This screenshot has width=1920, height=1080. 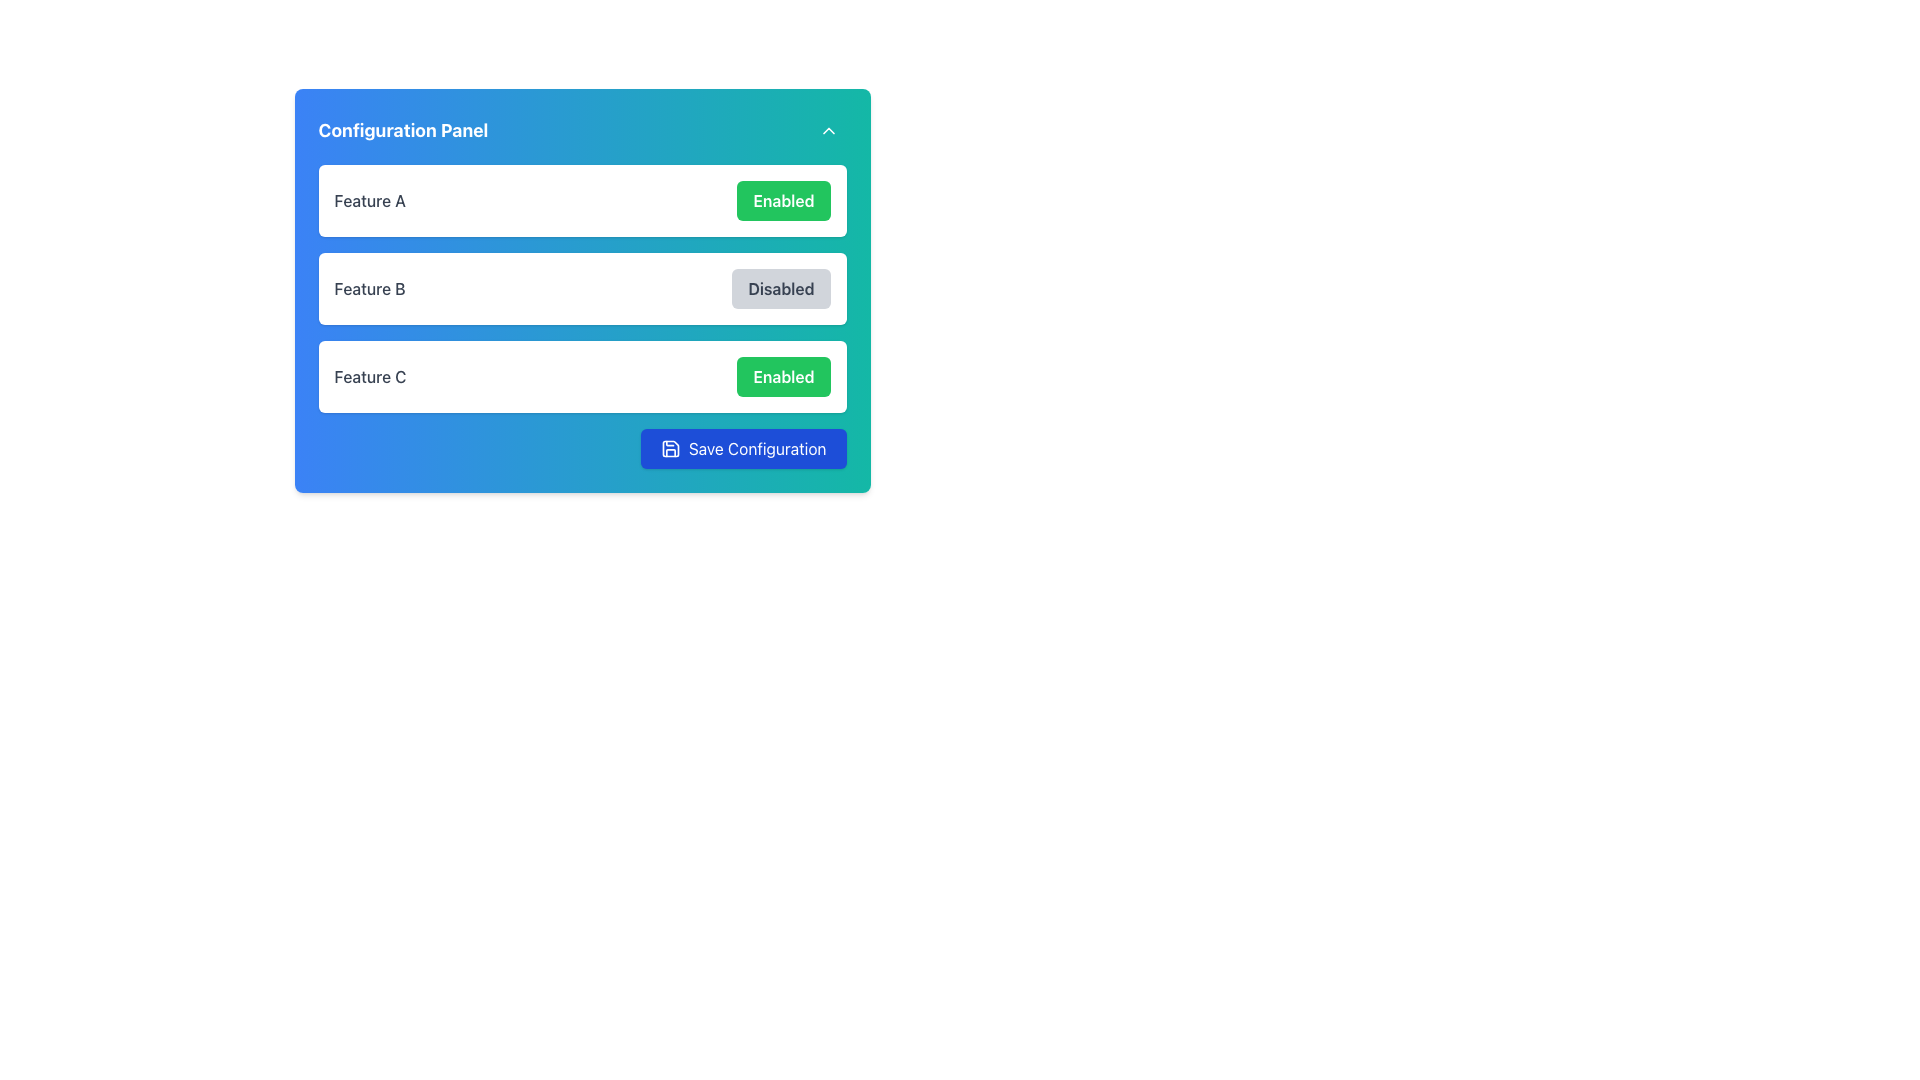 What do you see at coordinates (370, 200) in the screenshot?
I see `descriptive label indicating the name of the feature 'Feature A' in the top-left section of the feature card in the configuration panel` at bounding box center [370, 200].